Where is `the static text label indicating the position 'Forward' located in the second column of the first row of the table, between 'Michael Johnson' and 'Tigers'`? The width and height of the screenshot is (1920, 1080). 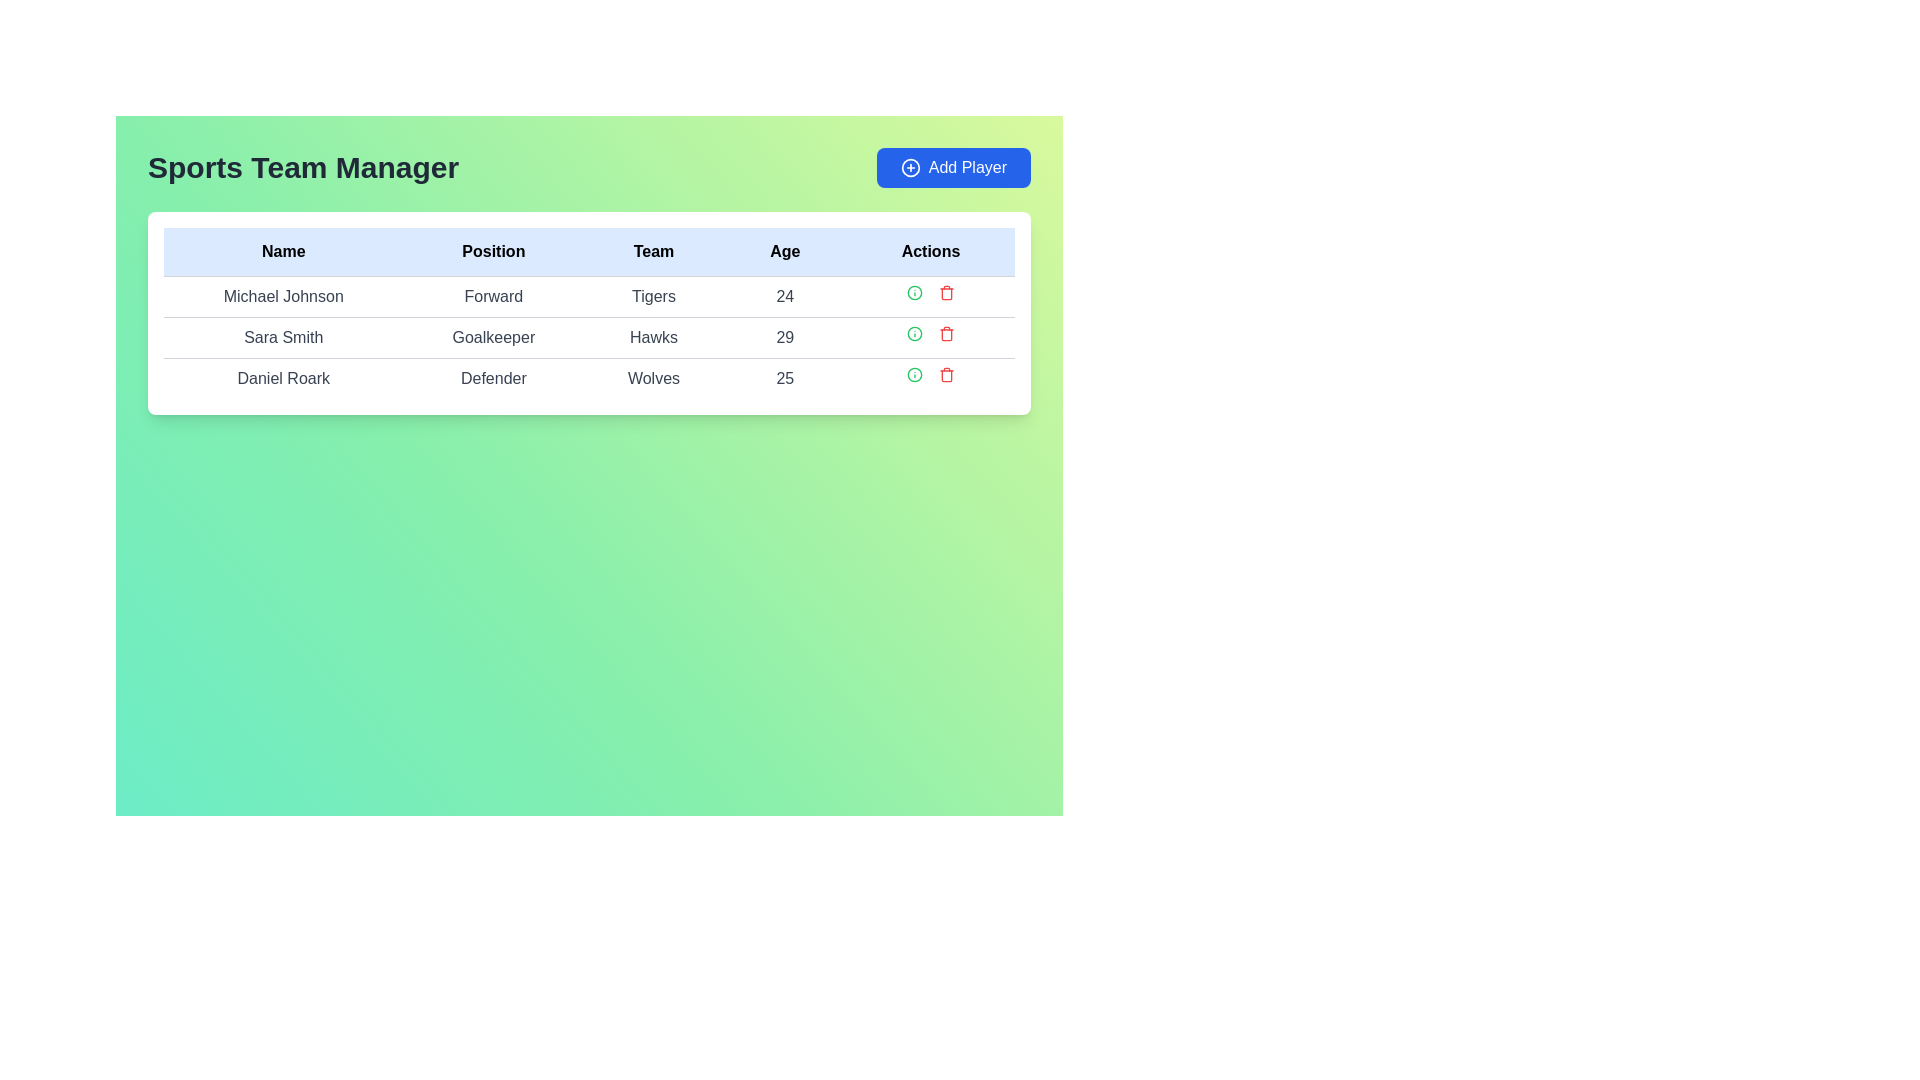
the static text label indicating the position 'Forward' located in the second column of the first row of the table, between 'Michael Johnson' and 'Tigers' is located at coordinates (493, 297).